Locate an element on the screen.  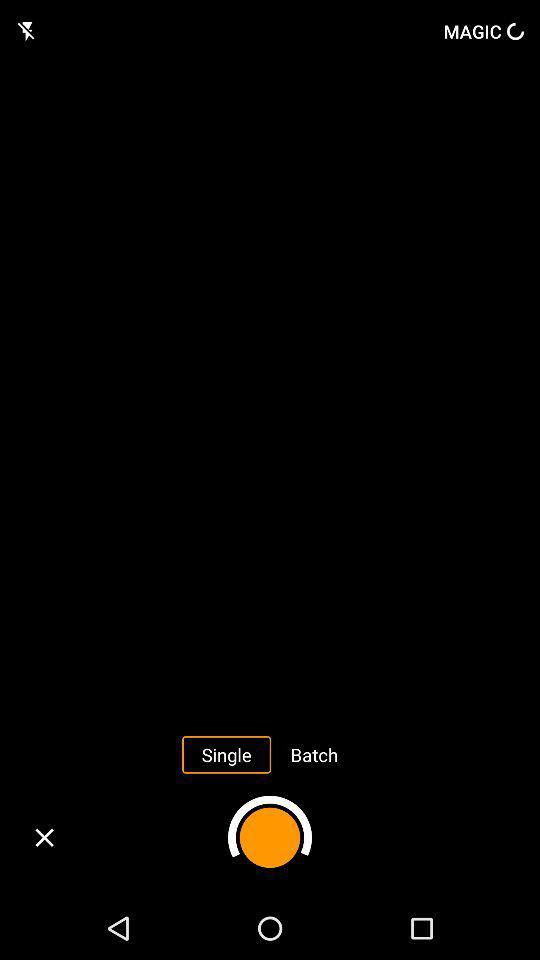
the flash icon is located at coordinates (26, 30).